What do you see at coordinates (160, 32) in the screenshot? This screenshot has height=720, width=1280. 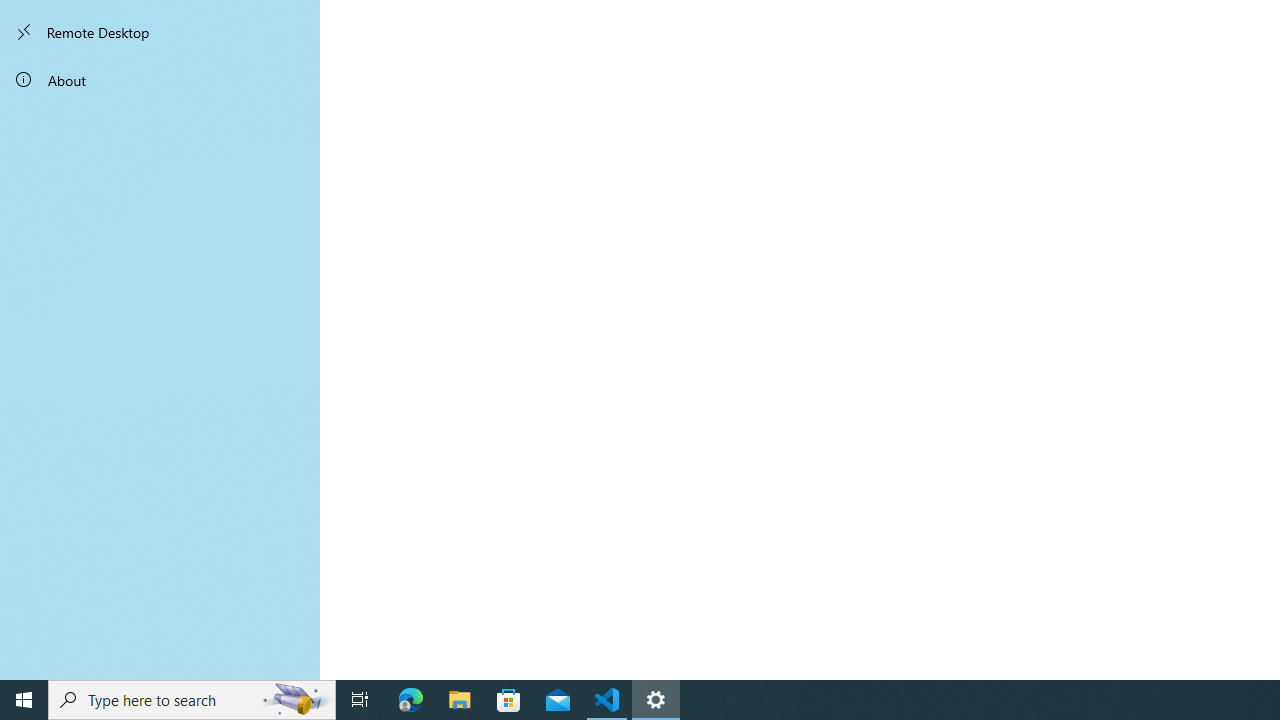 I see `'Remote Desktop'` at bounding box center [160, 32].